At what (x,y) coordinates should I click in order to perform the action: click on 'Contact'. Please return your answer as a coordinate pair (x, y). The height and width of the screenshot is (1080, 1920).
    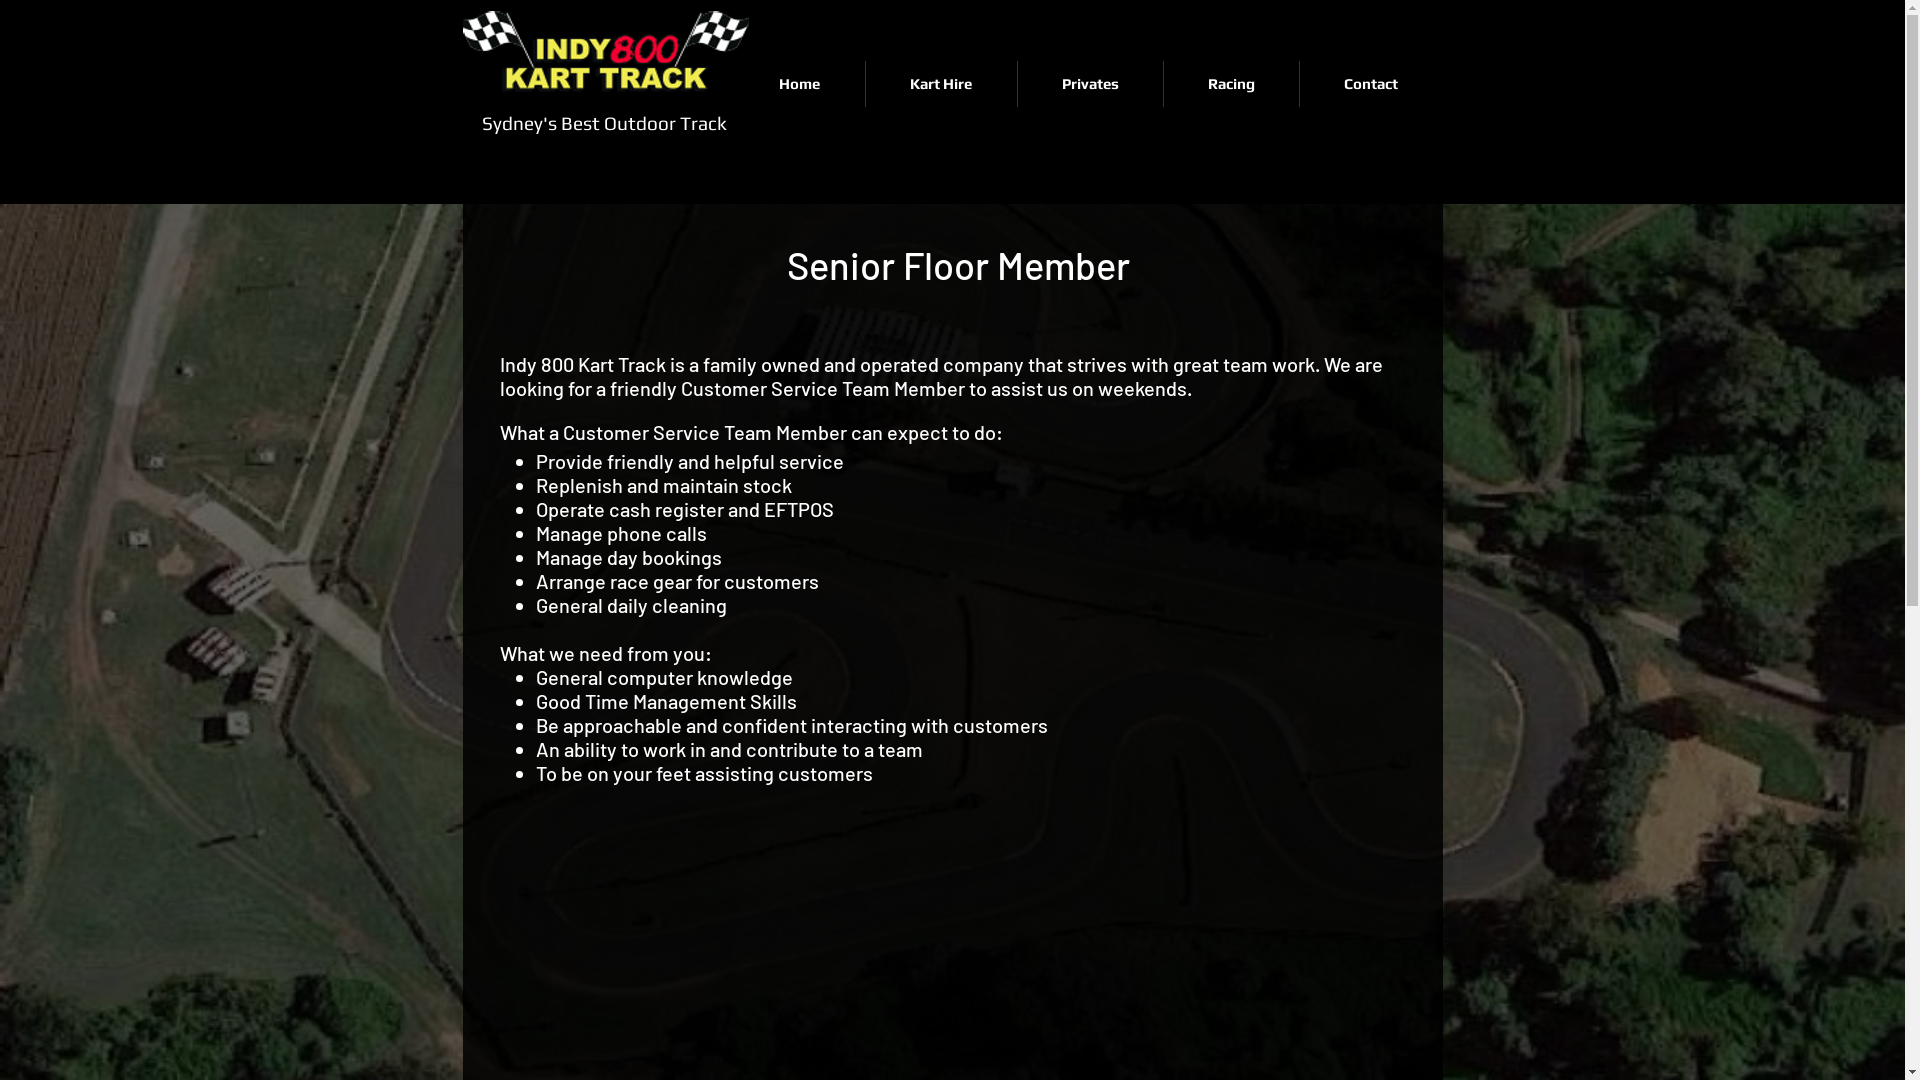
    Looking at the image, I should click on (1300, 83).